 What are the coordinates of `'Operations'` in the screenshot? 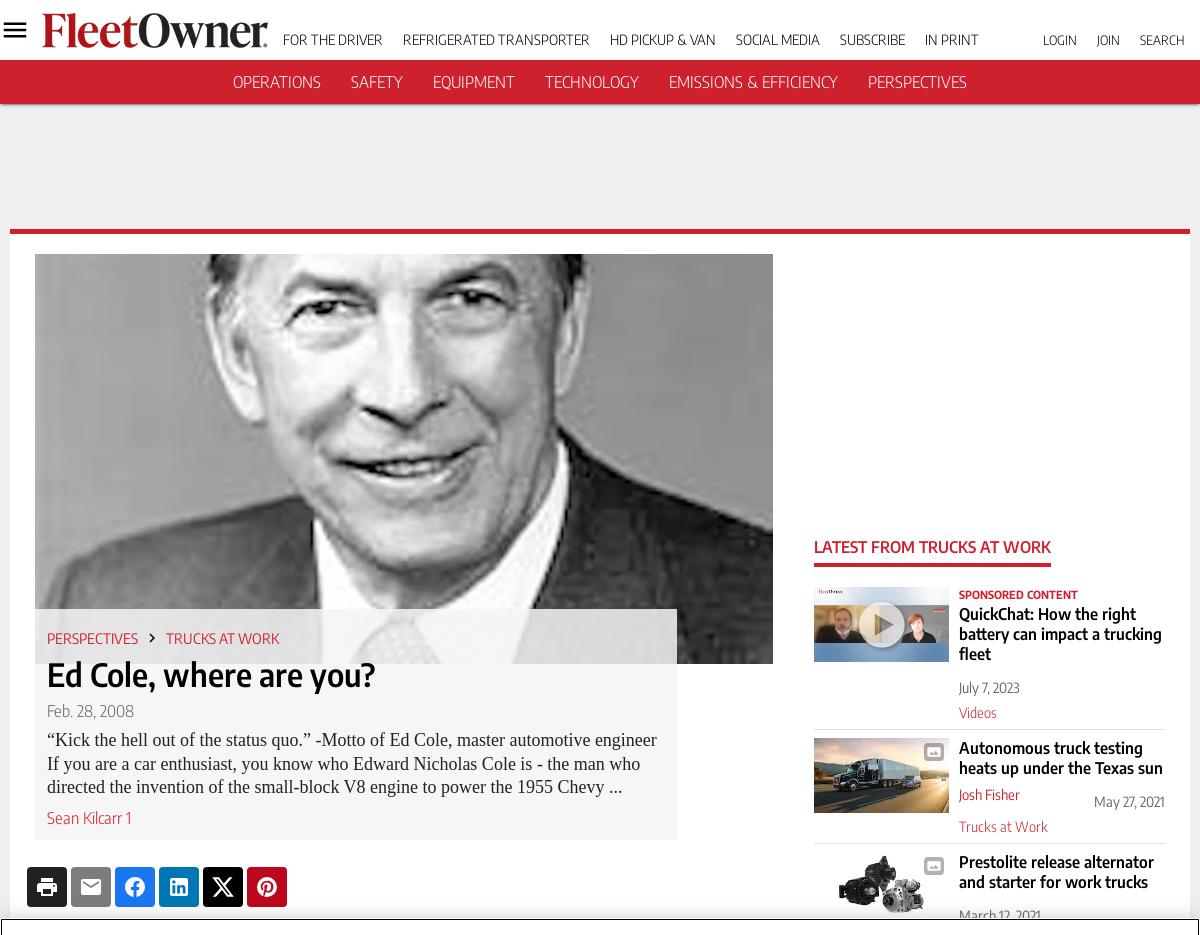 It's located at (275, 81).